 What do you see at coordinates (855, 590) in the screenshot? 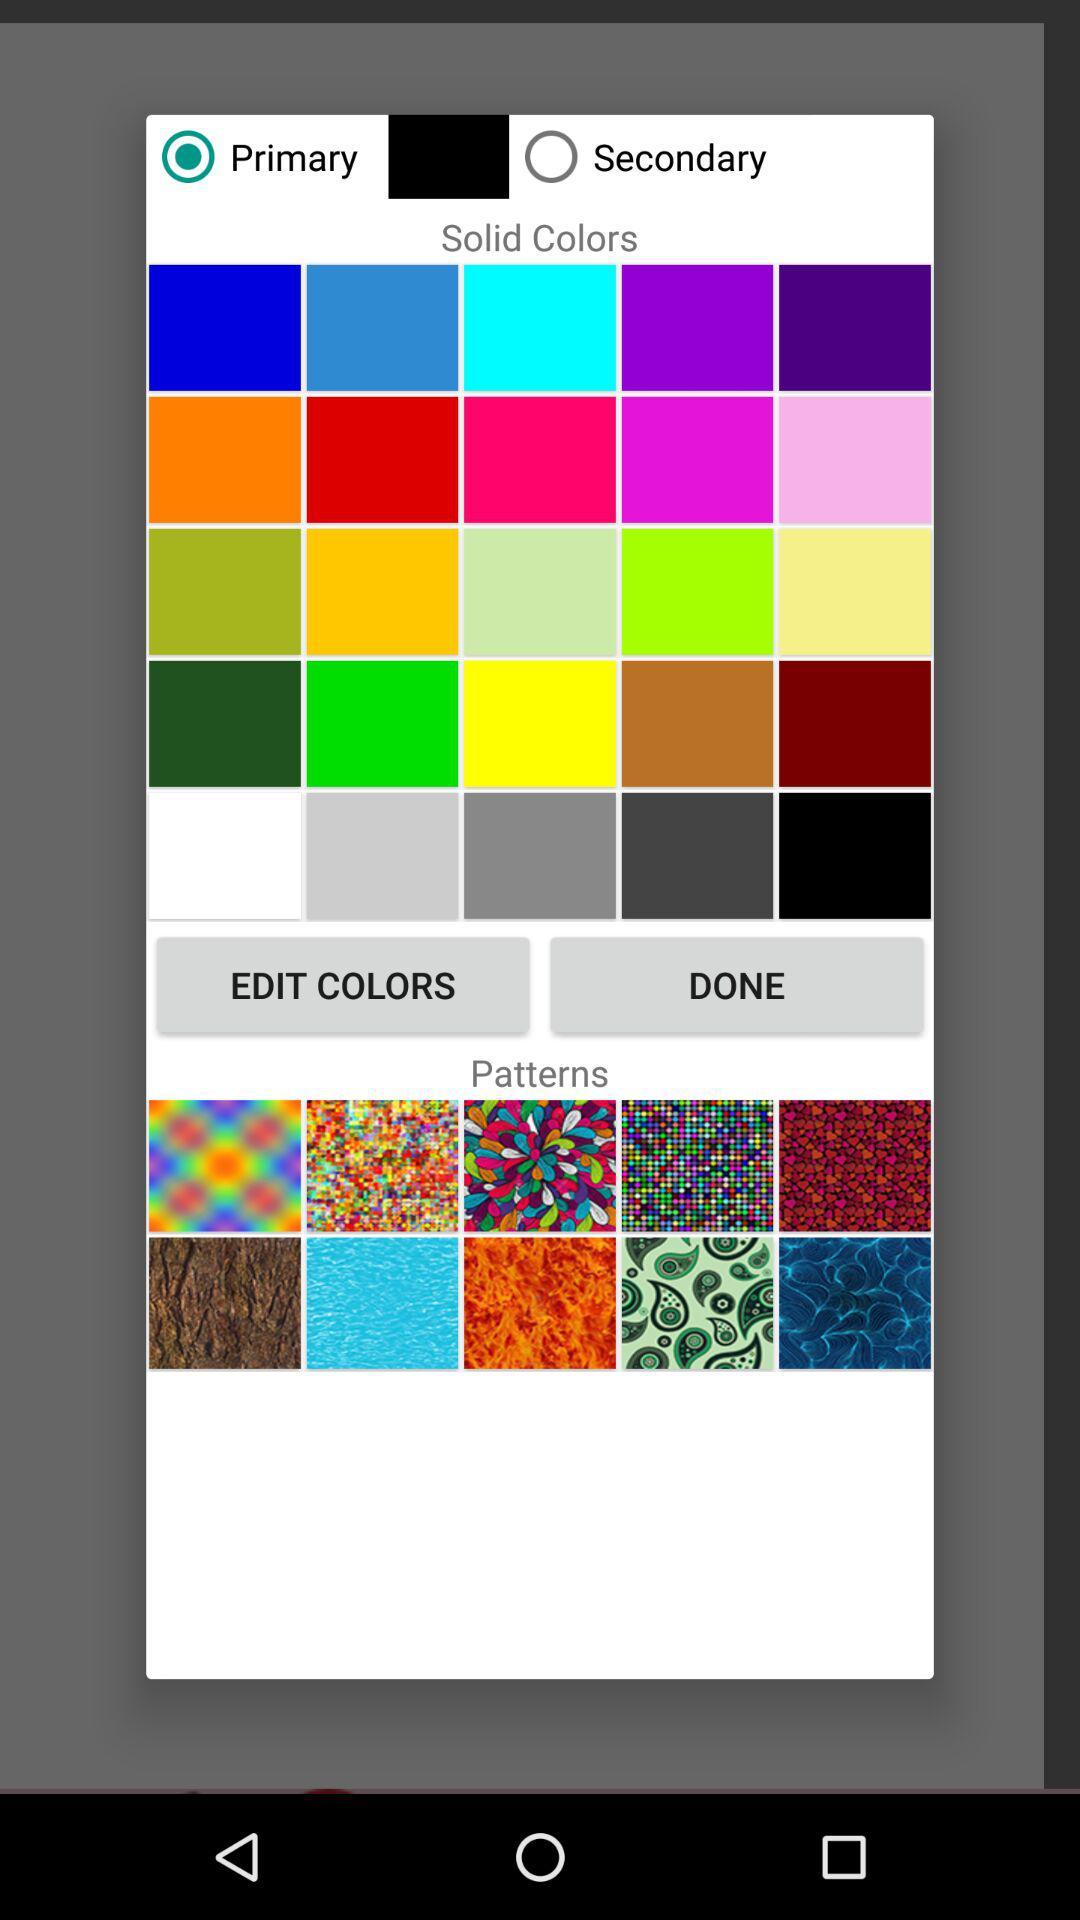
I see `primary color cream` at bounding box center [855, 590].